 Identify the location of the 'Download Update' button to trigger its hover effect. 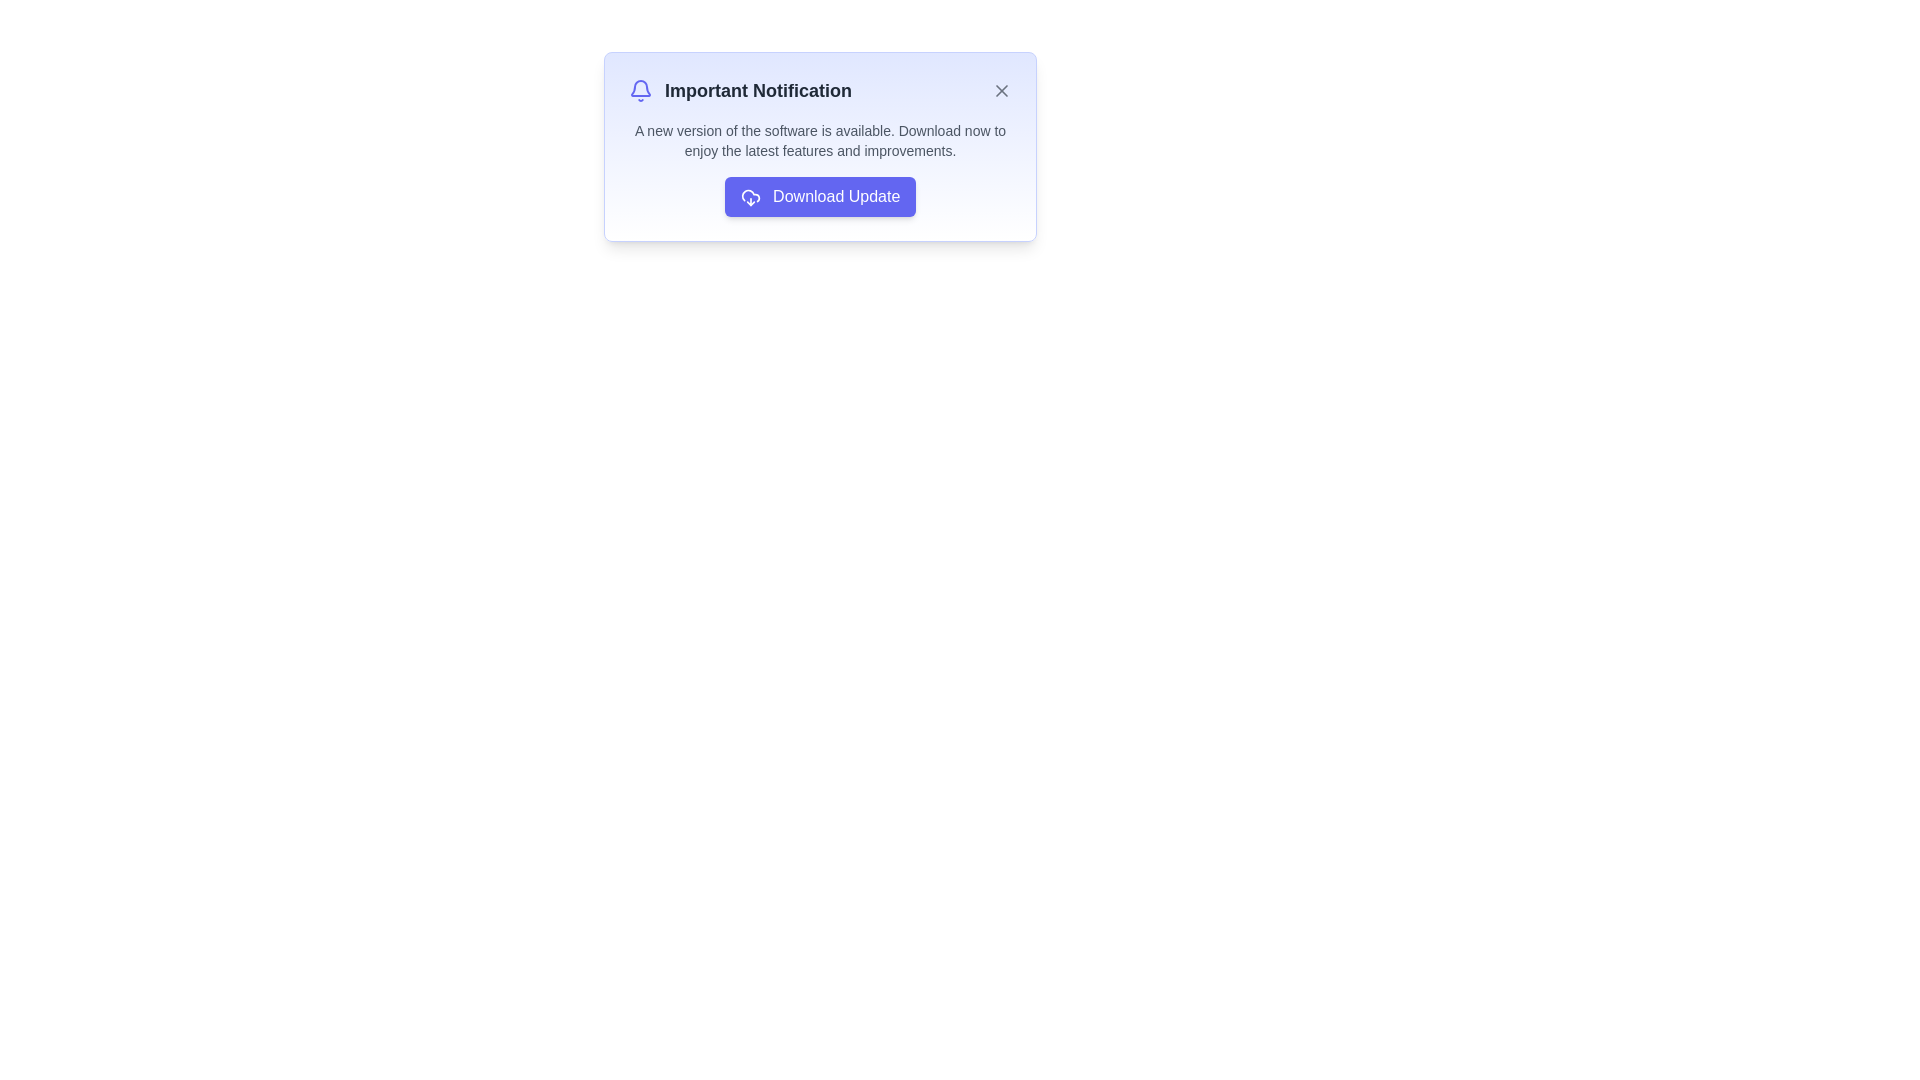
(820, 196).